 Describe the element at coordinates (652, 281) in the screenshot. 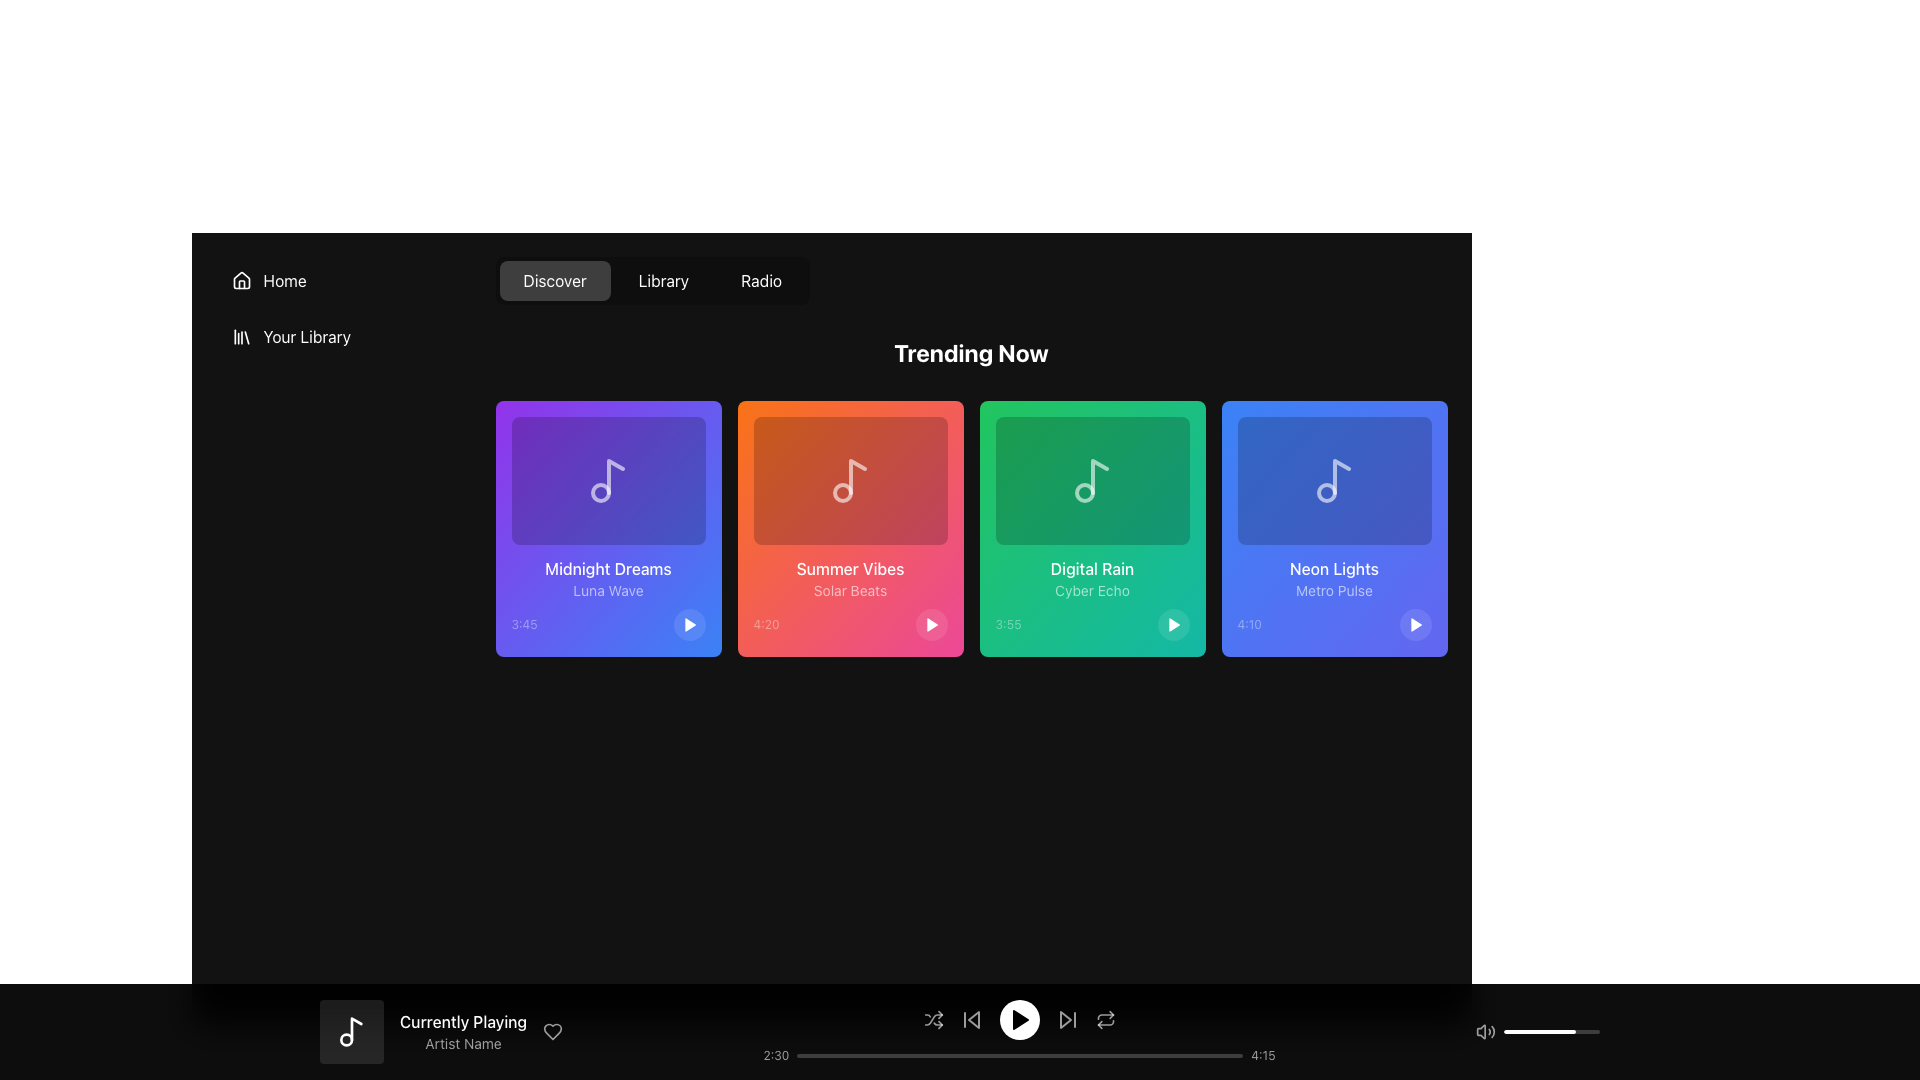

I see `the 'Library' button, which is a rectangular button with white text, located between the 'Discover' and 'Radio' buttons in the top section of the central panel` at that location.